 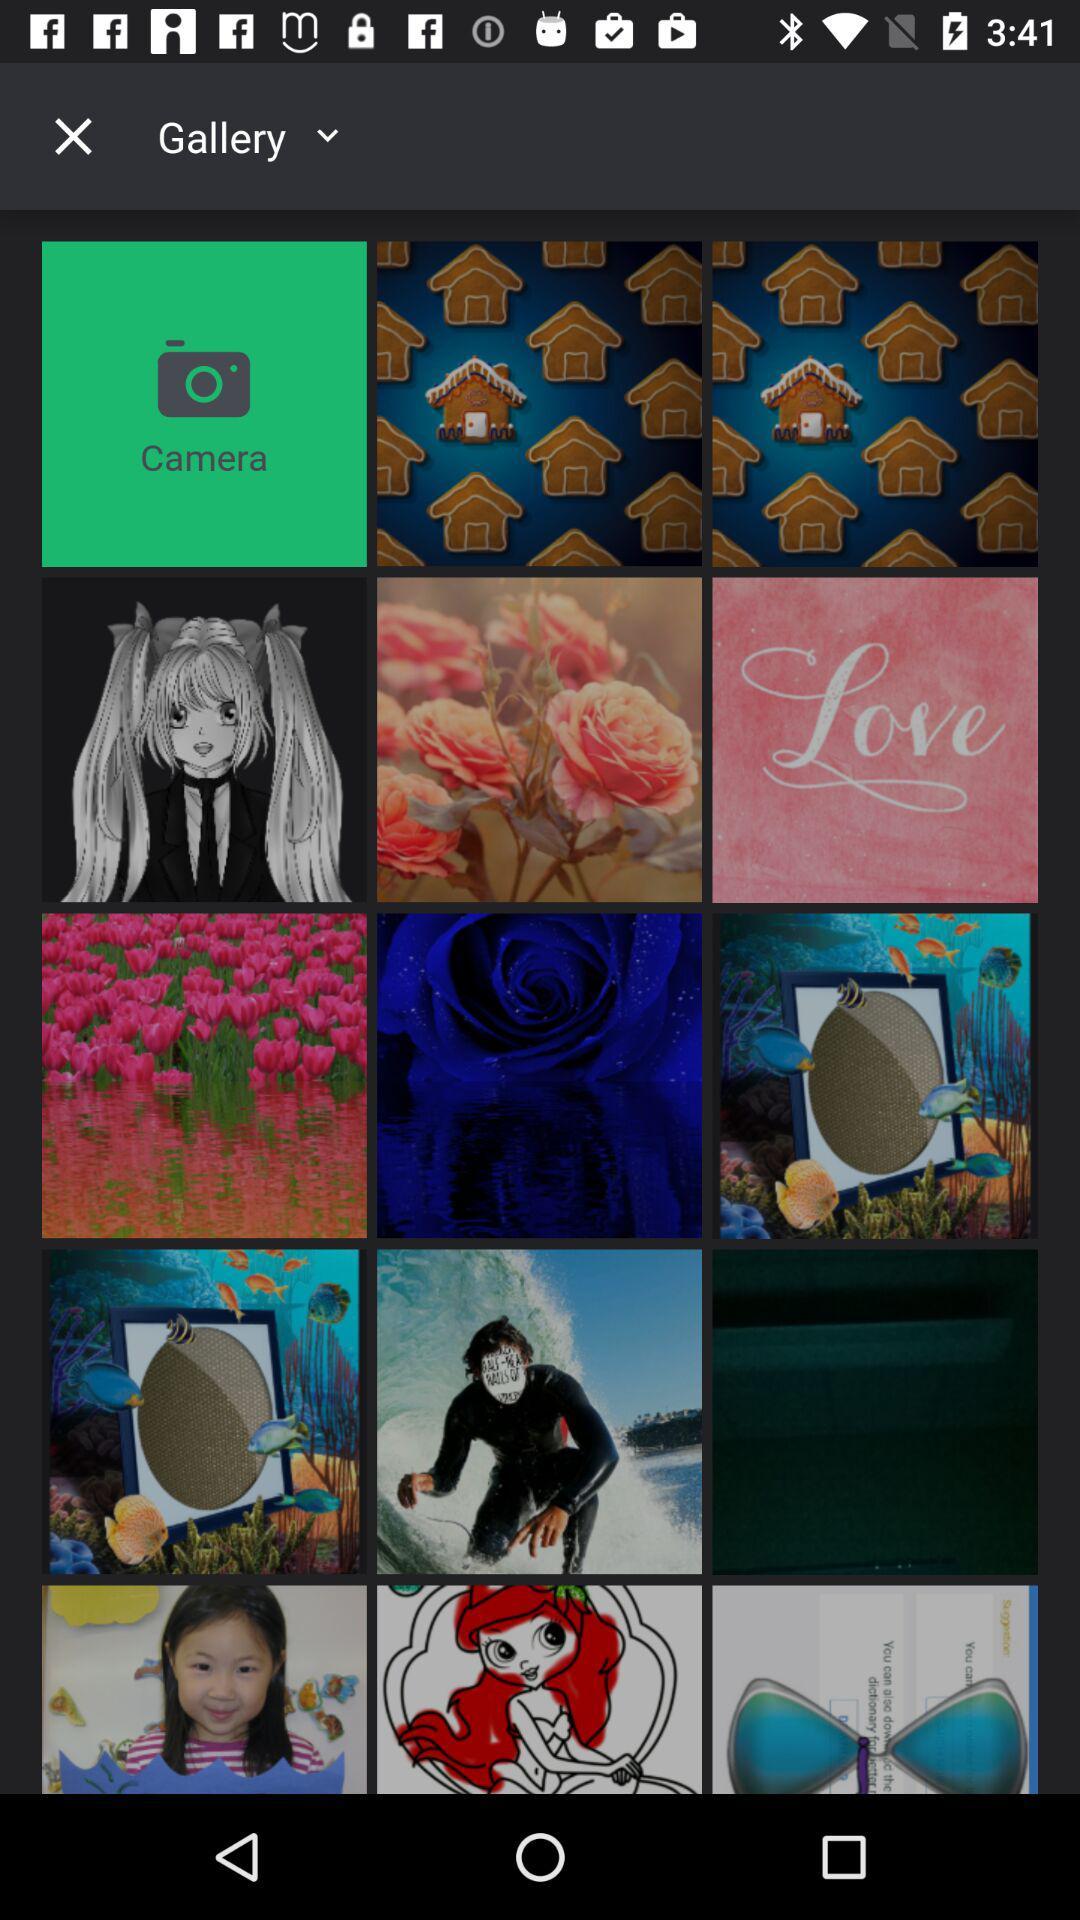 I want to click on exits gallery, so click(x=72, y=135).